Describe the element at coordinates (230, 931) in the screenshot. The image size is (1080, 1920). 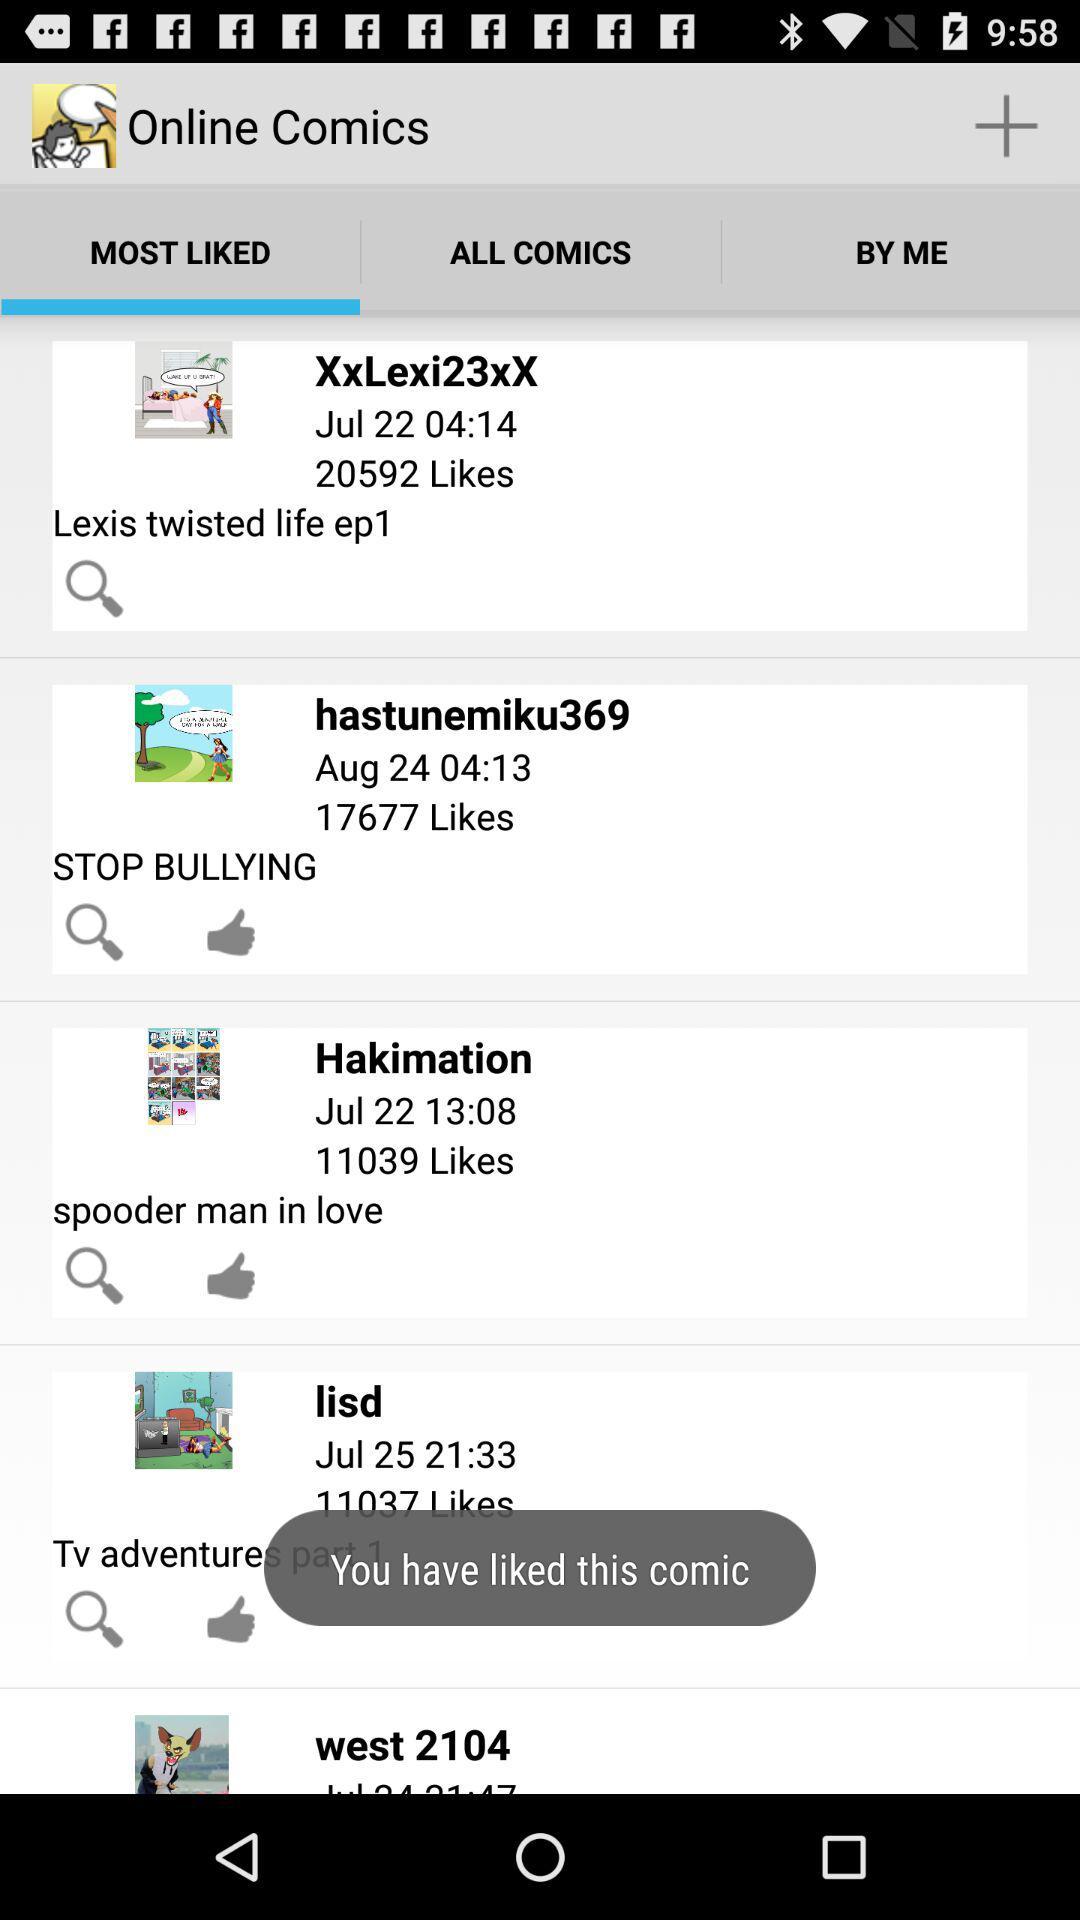
I see `a like button` at that location.